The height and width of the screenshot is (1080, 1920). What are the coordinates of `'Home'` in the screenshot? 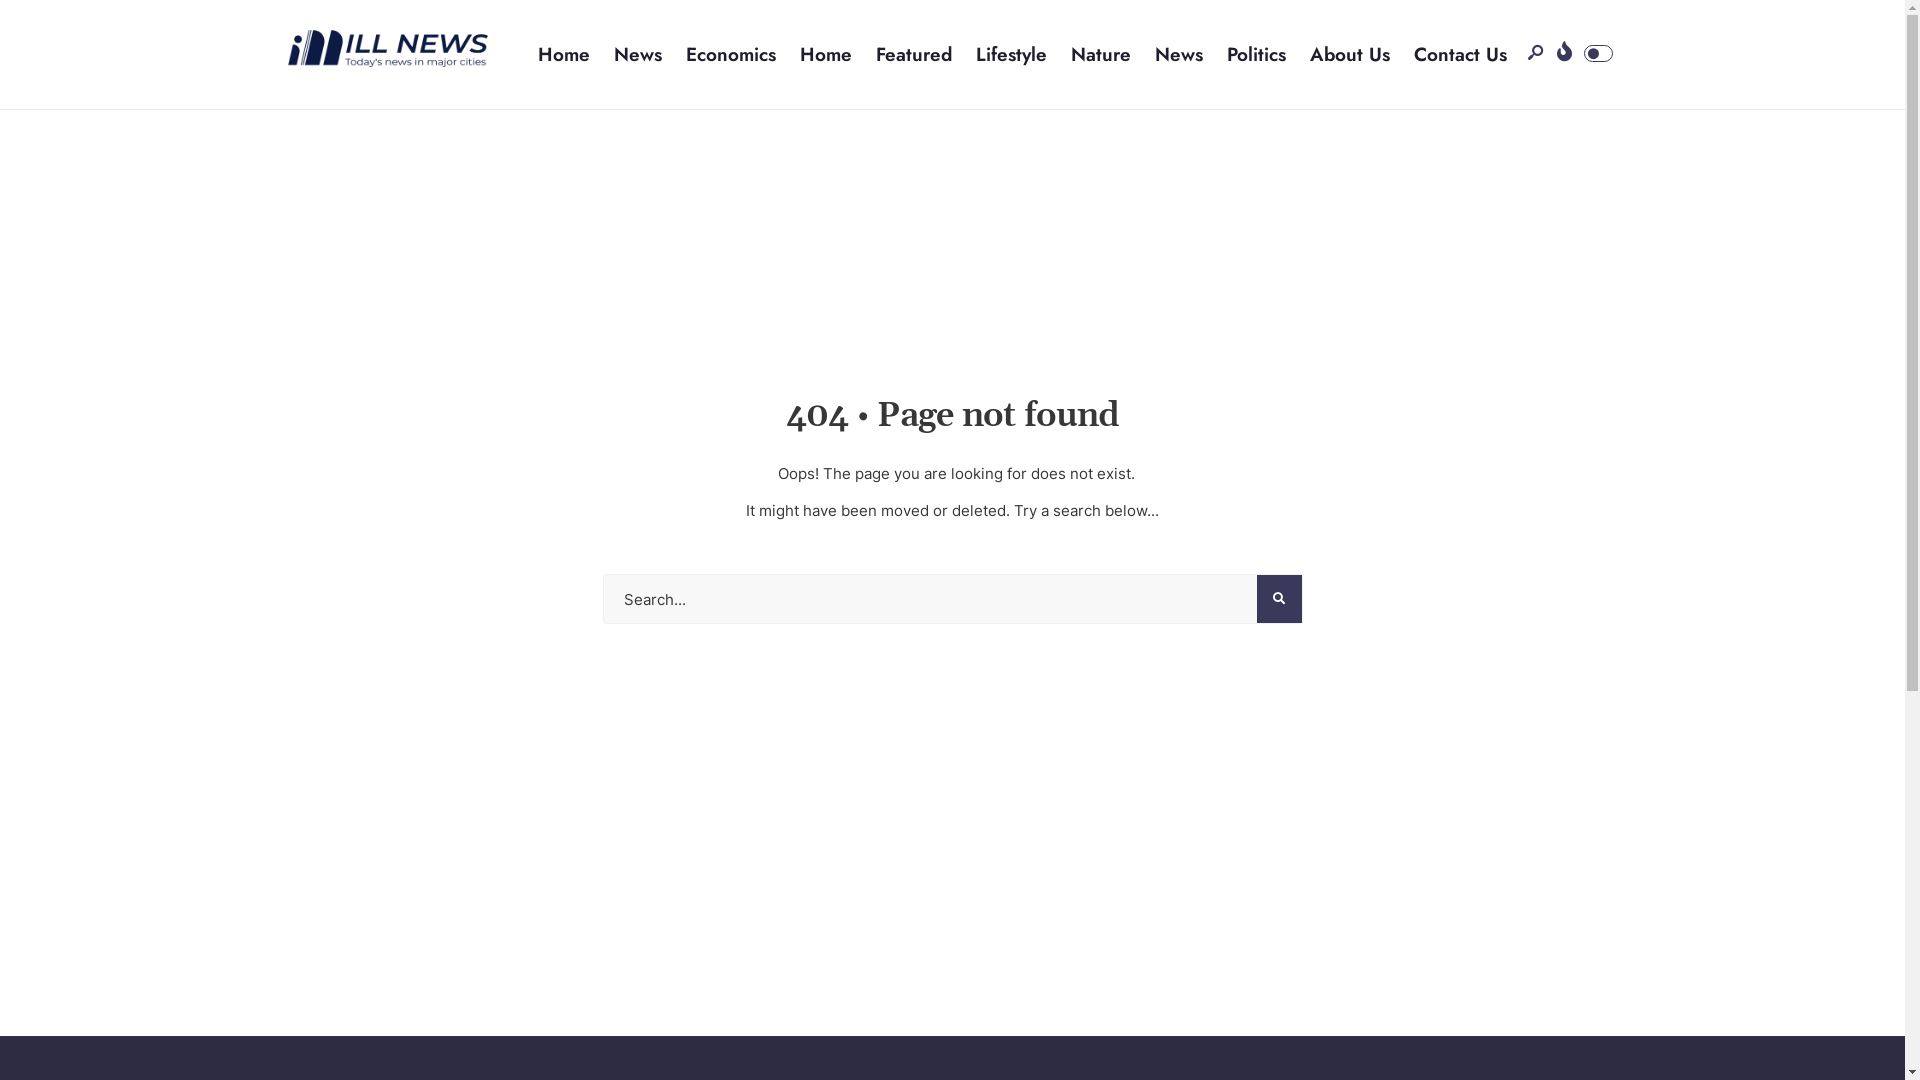 It's located at (825, 53).